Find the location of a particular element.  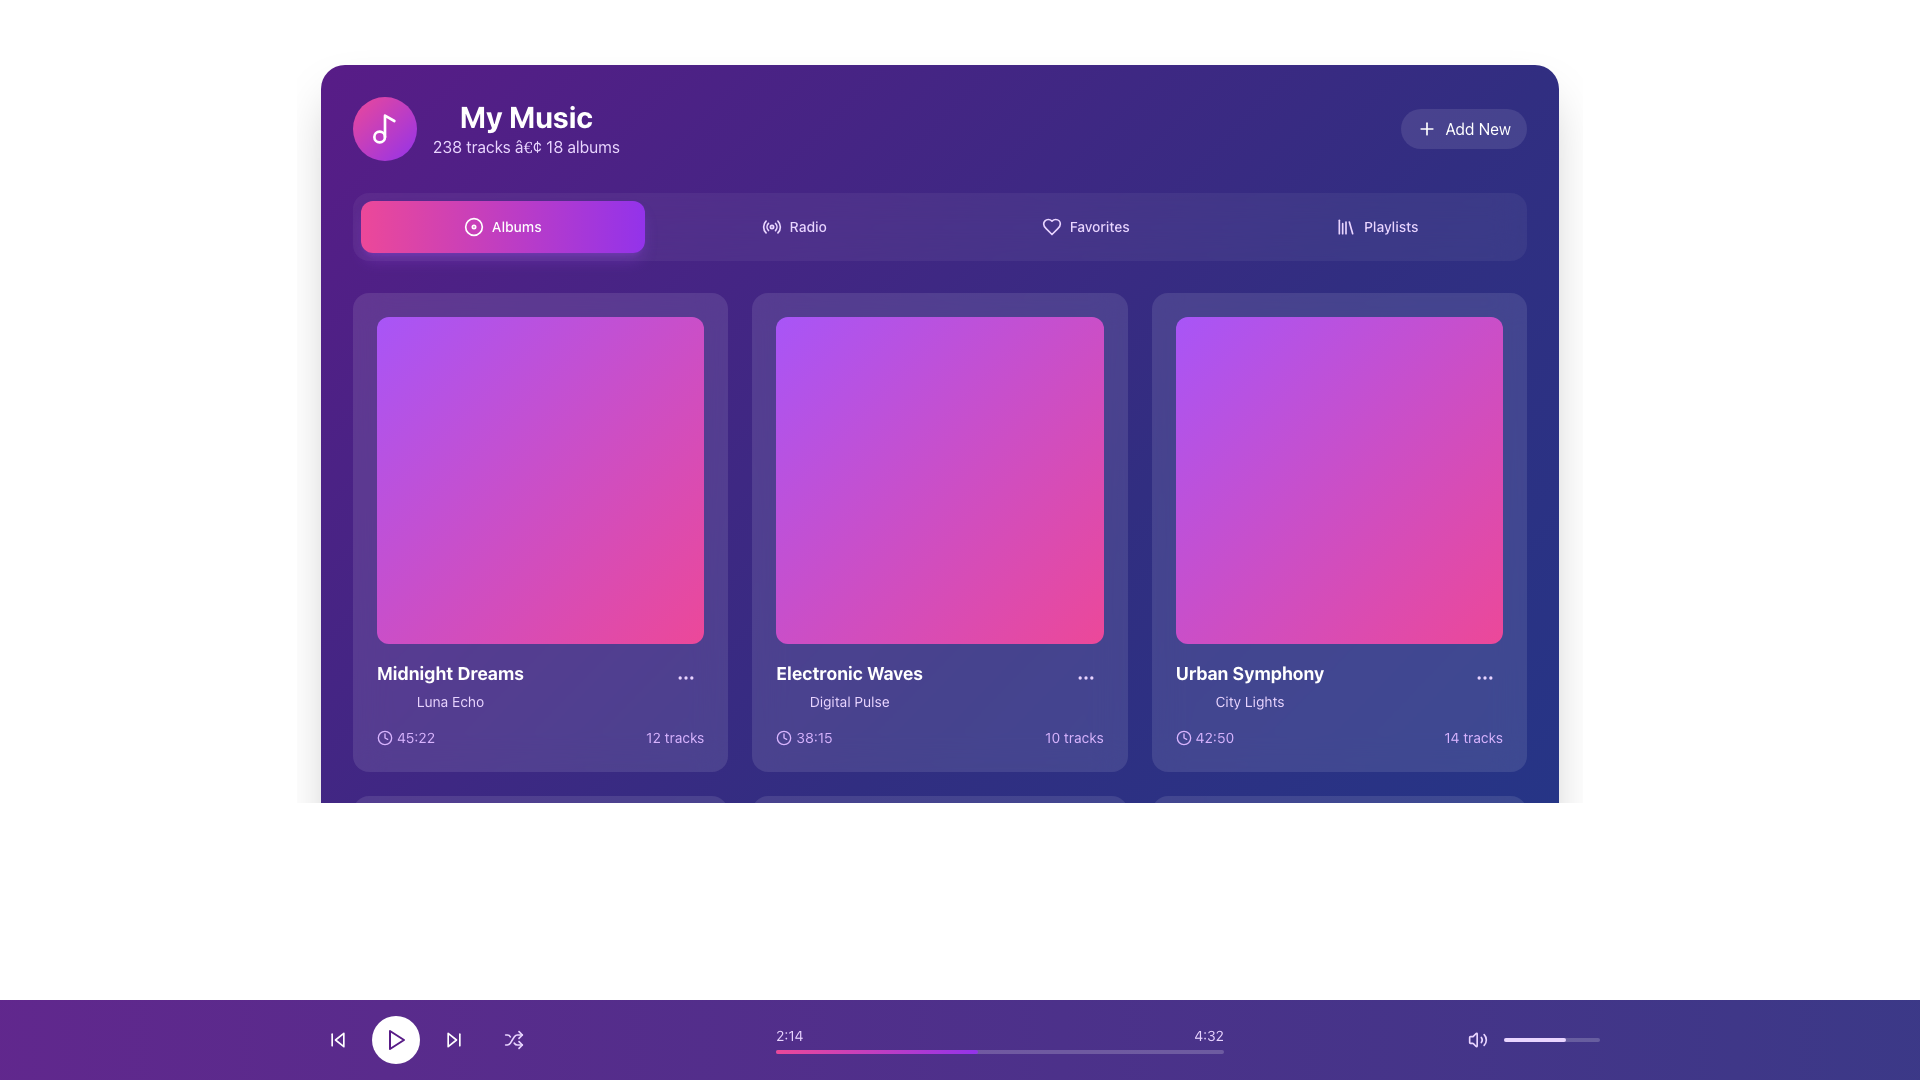

the last button in the navigation bar, which navigates to the playlist section of the application is located at coordinates (1376, 226).